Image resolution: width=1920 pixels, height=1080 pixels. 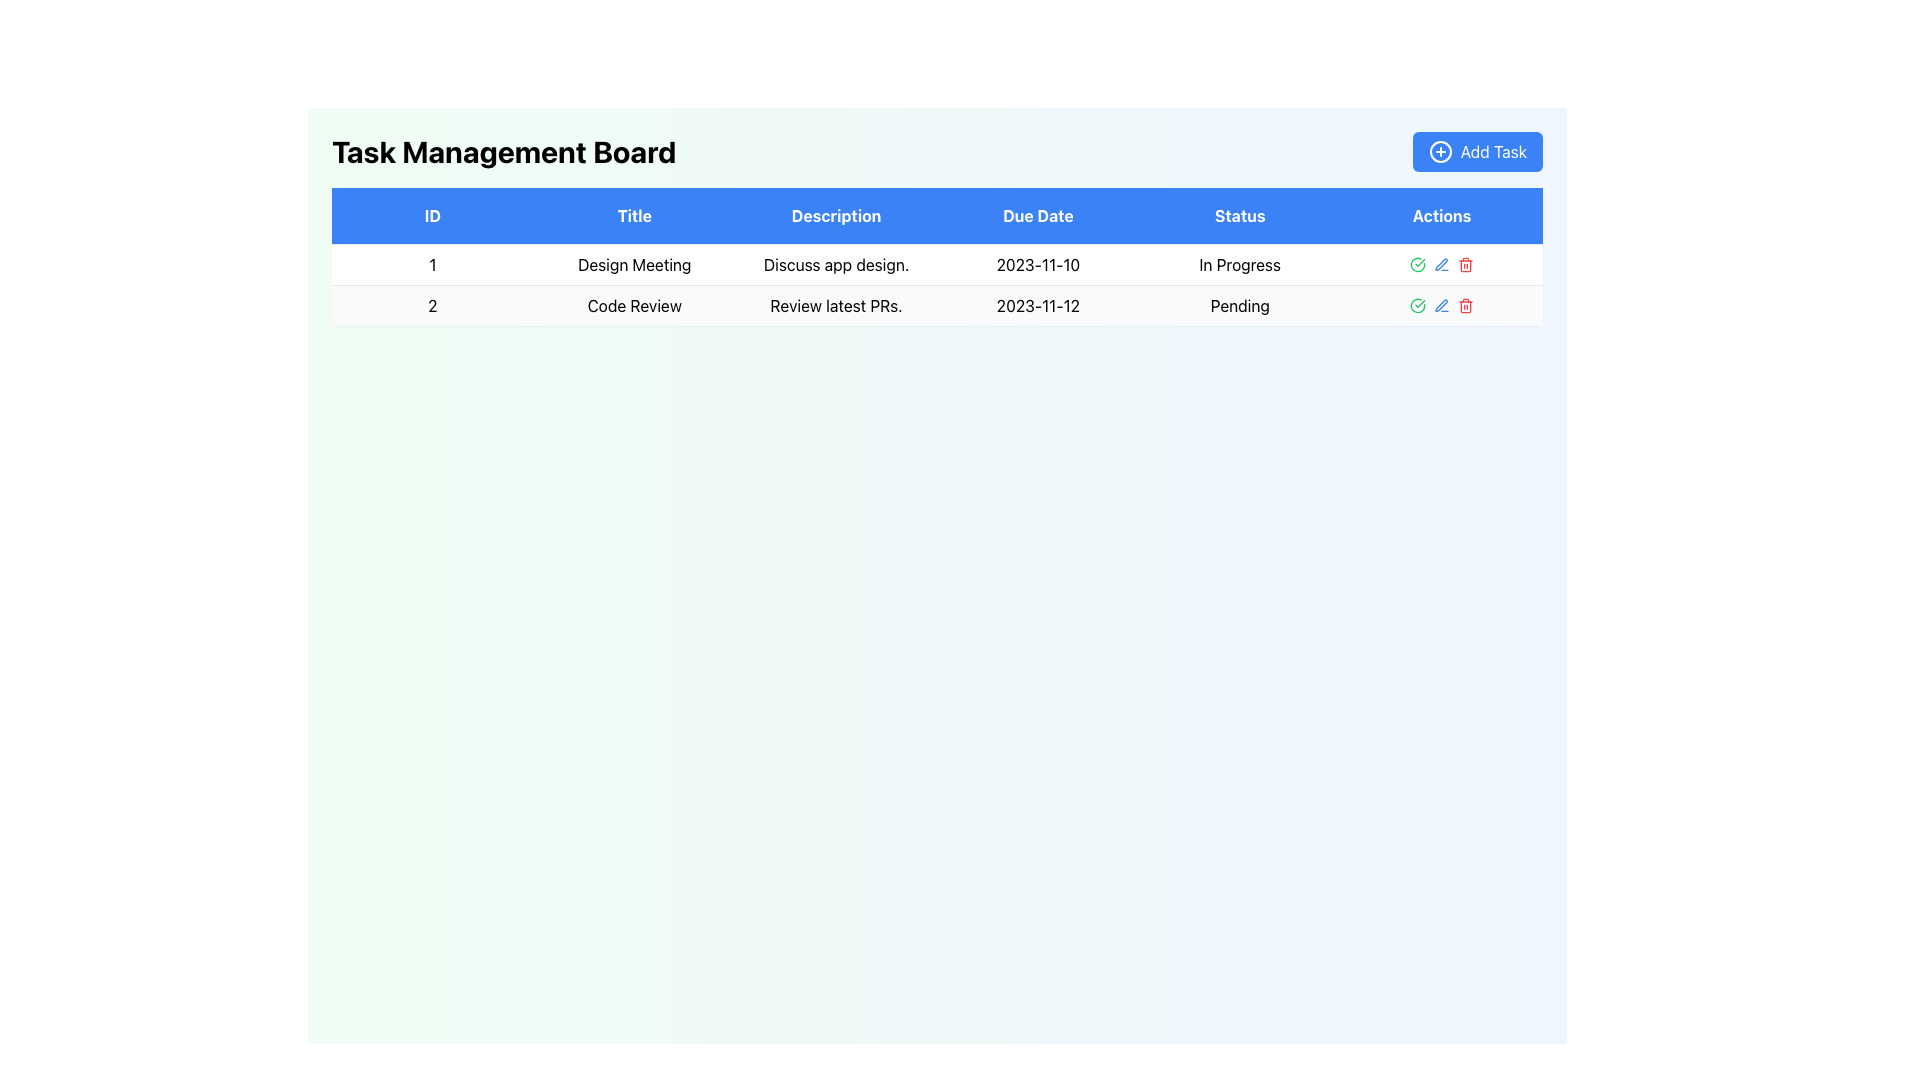 What do you see at coordinates (1440, 150) in the screenshot?
I see `the circular part of the 'Add Task' button, which visually indicates the action of adding a new task` at bounding box center [1440, 150].